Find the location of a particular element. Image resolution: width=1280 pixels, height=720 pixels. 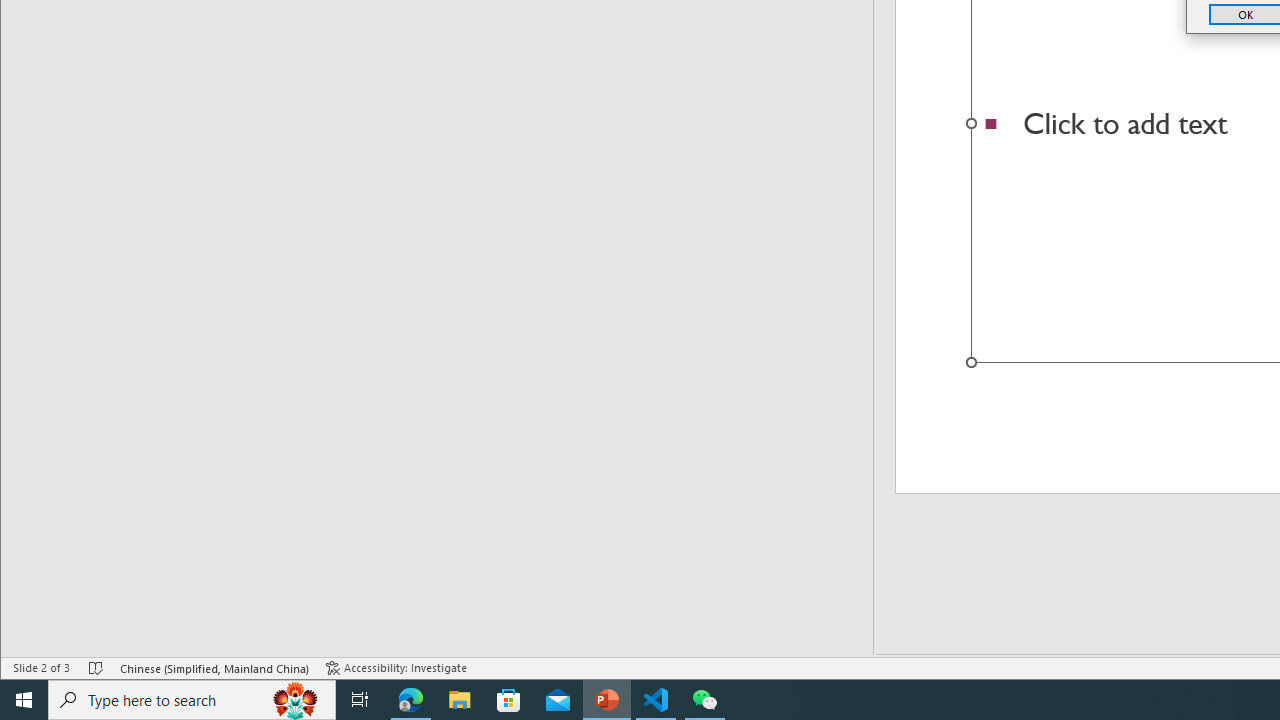

'Type here to search' is located at coordinates (192, 698).